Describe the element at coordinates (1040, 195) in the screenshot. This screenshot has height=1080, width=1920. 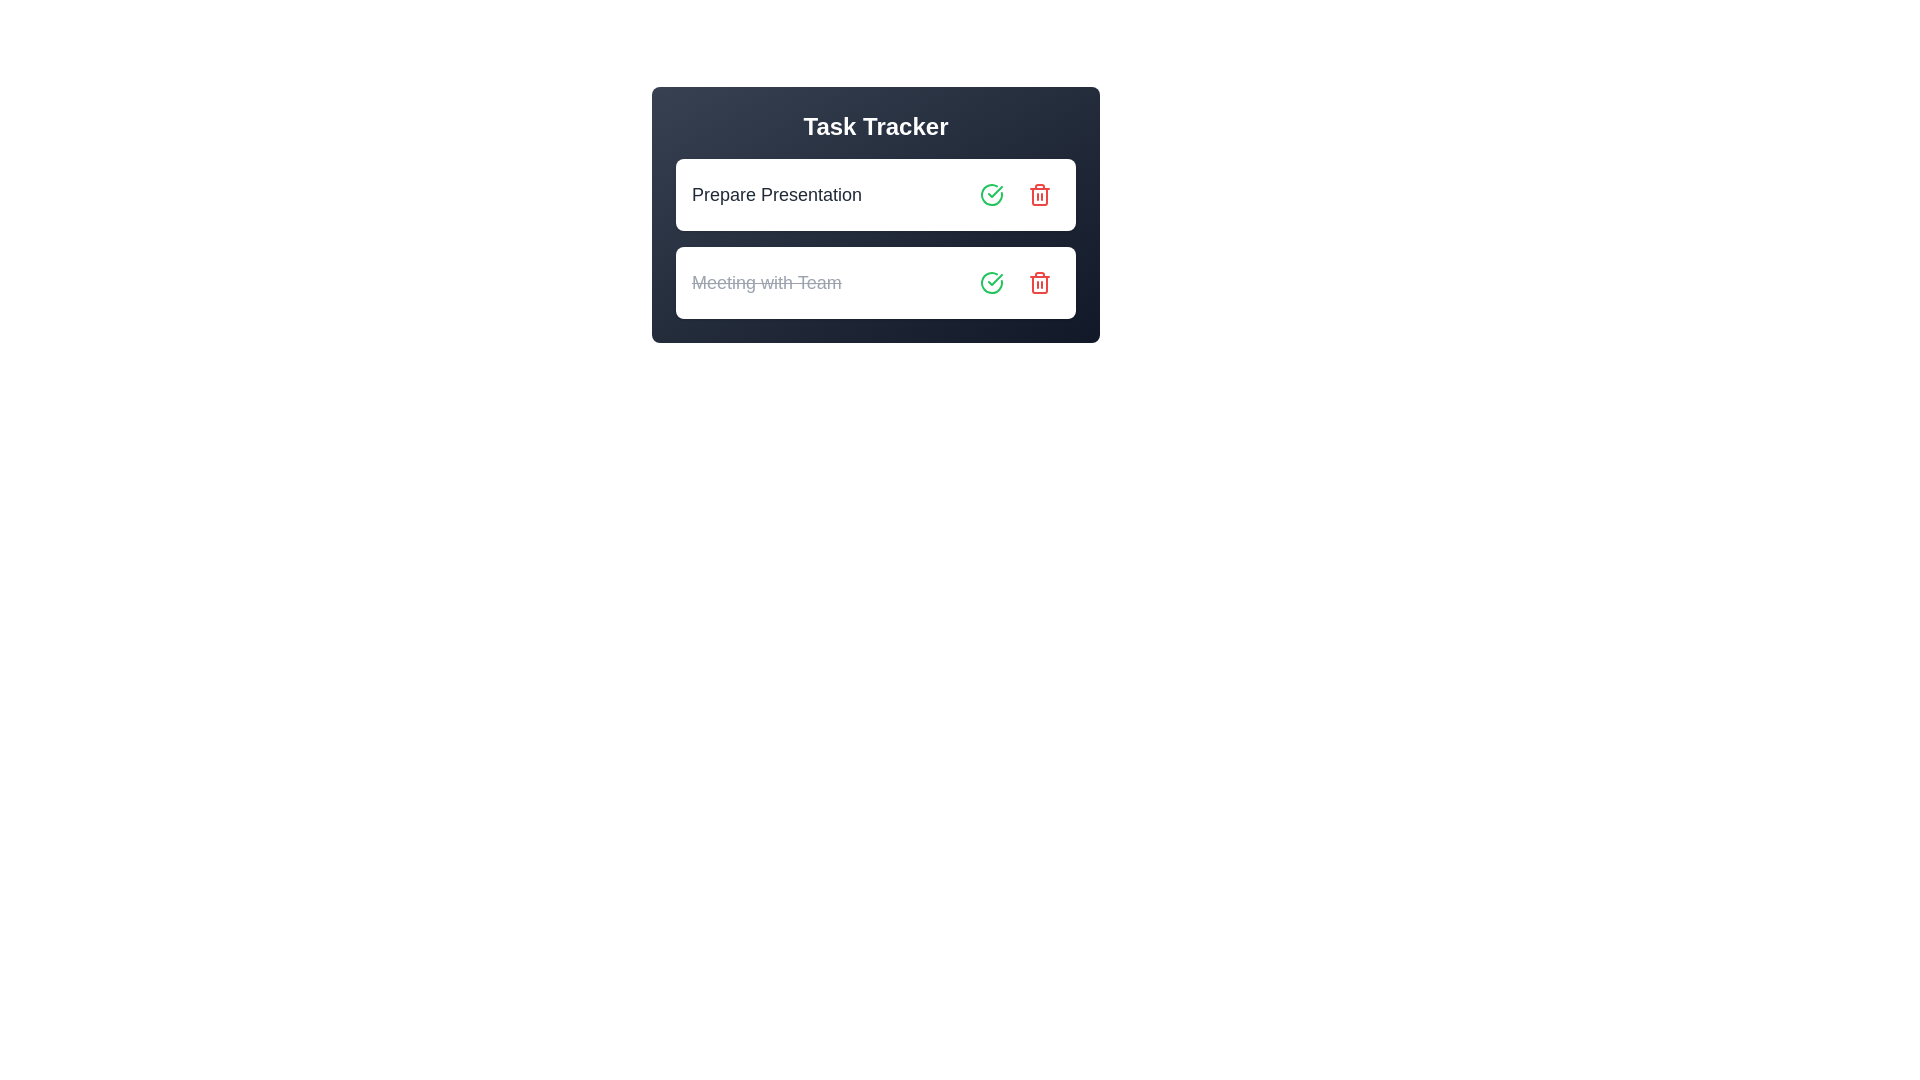
I see `the trash can icon styled with a red hue, which is located to the far right of the row containing the task 'Prepare Presentation'` at that location.